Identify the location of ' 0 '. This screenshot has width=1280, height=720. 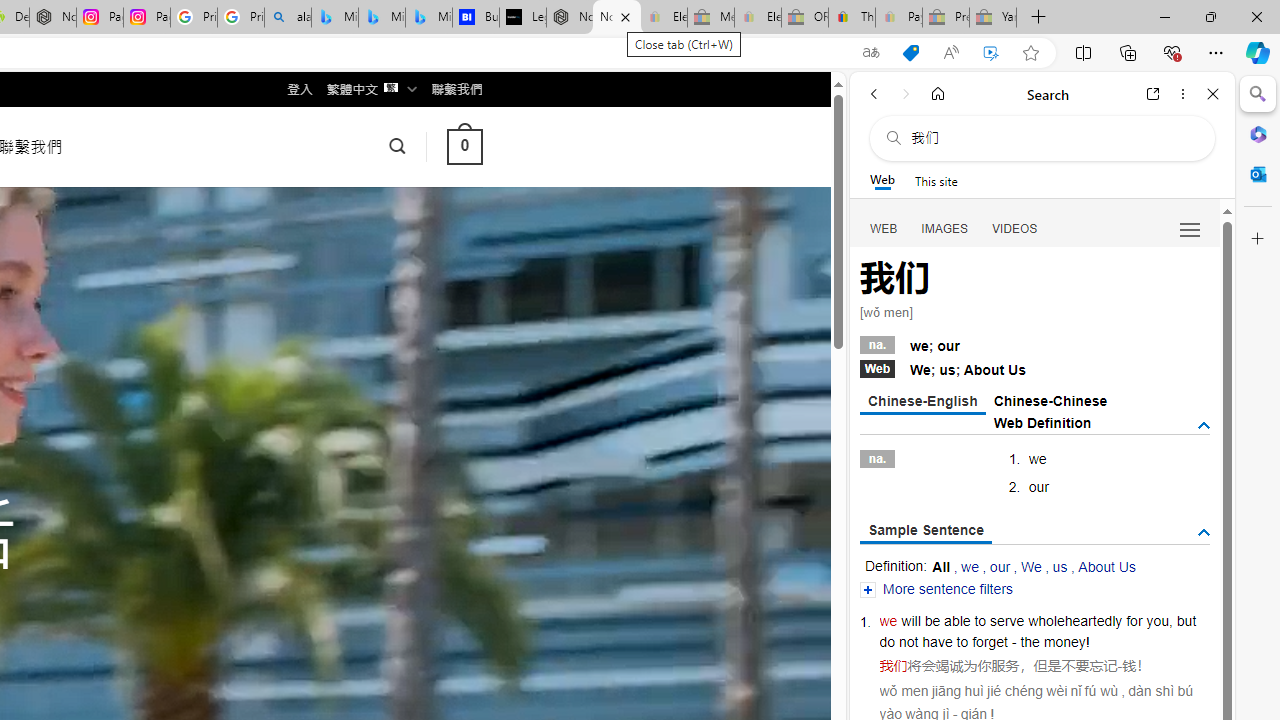
(463, 145).